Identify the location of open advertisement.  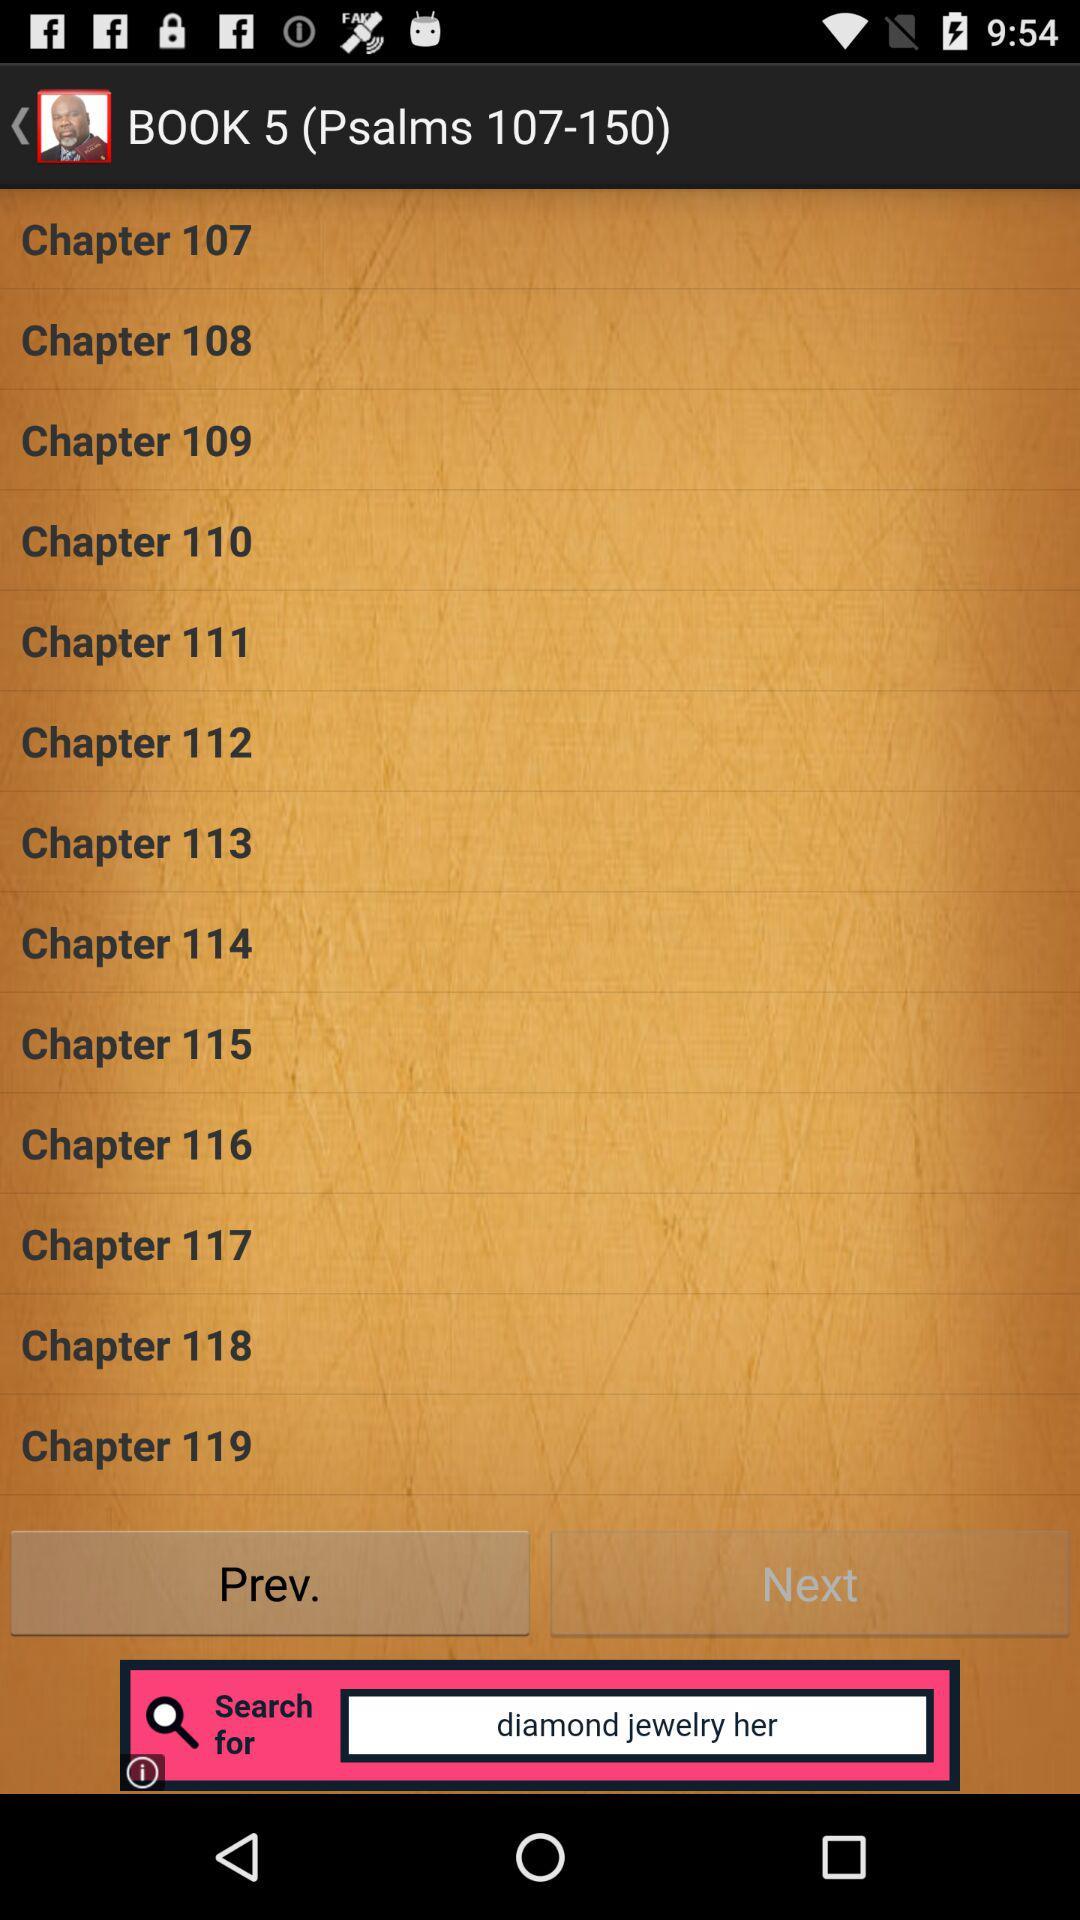
(540, 1724).